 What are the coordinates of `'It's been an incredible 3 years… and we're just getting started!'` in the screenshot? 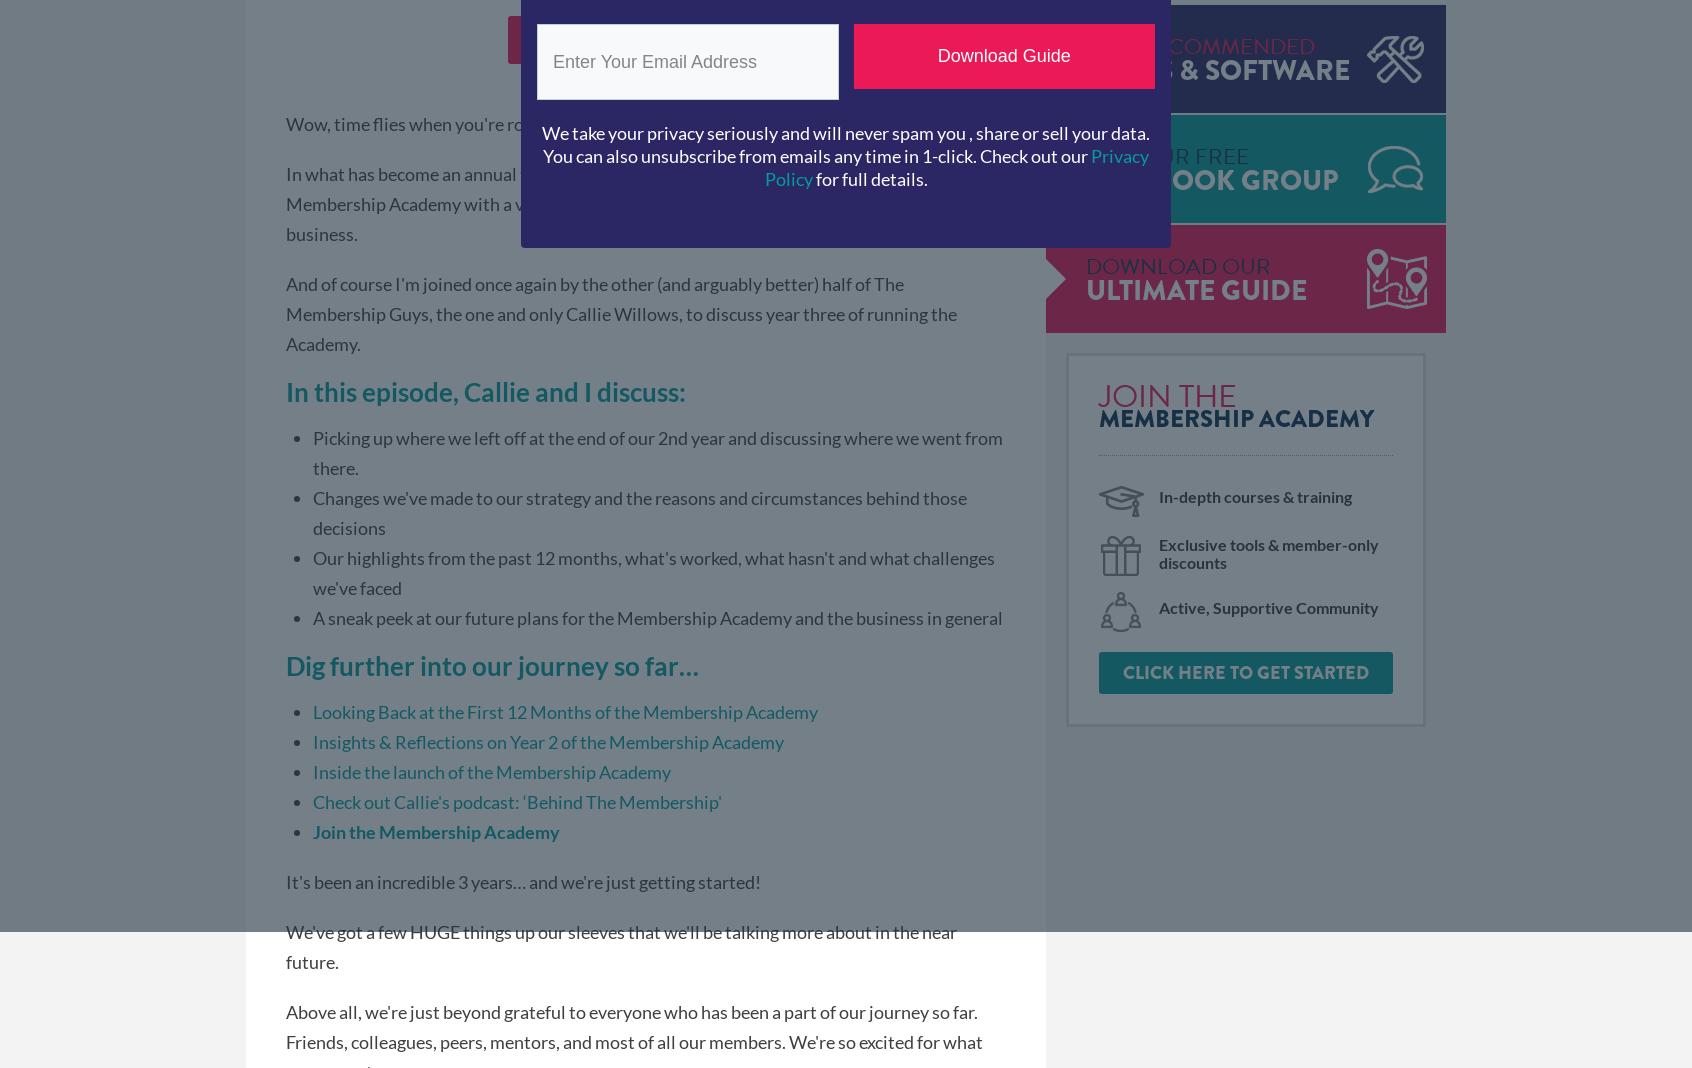 It's located at (284, 879).